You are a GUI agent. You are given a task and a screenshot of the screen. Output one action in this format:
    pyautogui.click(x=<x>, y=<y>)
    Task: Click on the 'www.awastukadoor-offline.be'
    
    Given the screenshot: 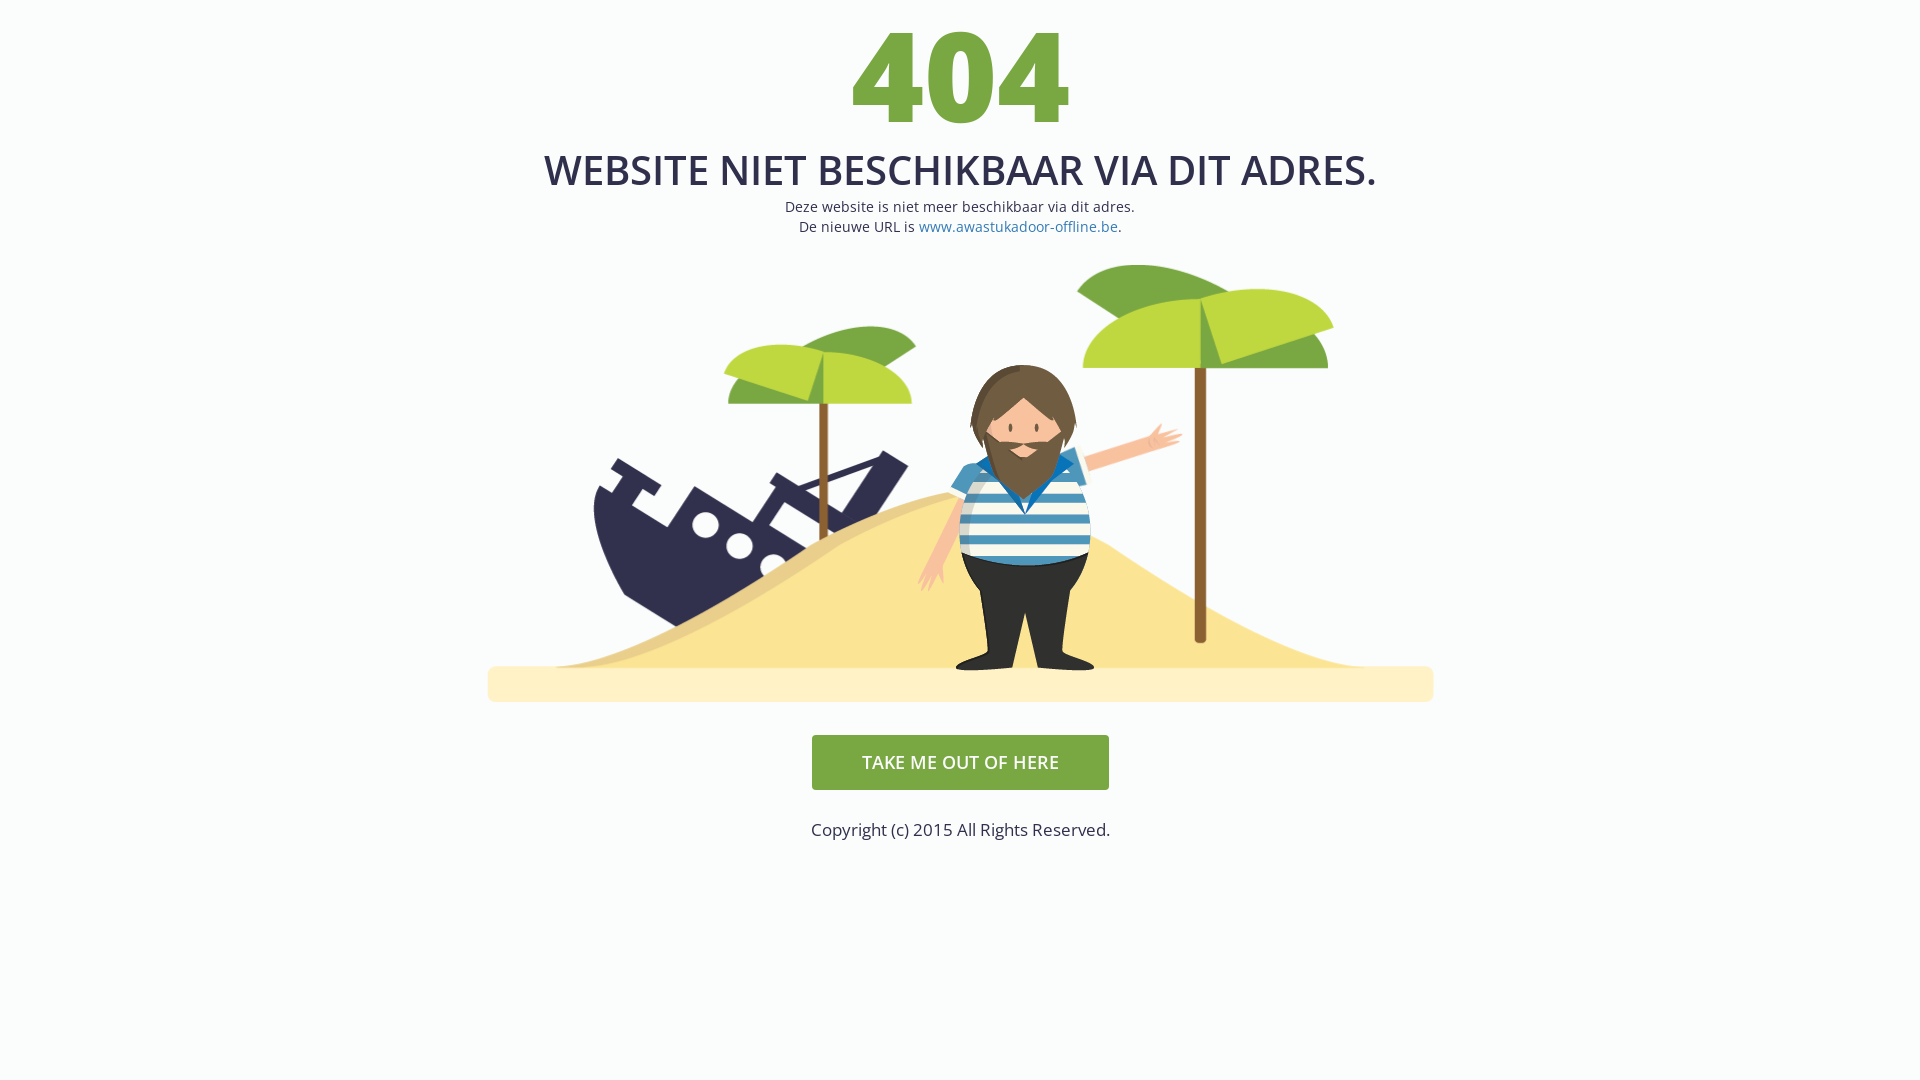 What is the action you would take?
    pyautogui.click(x=1017, y=225)
    